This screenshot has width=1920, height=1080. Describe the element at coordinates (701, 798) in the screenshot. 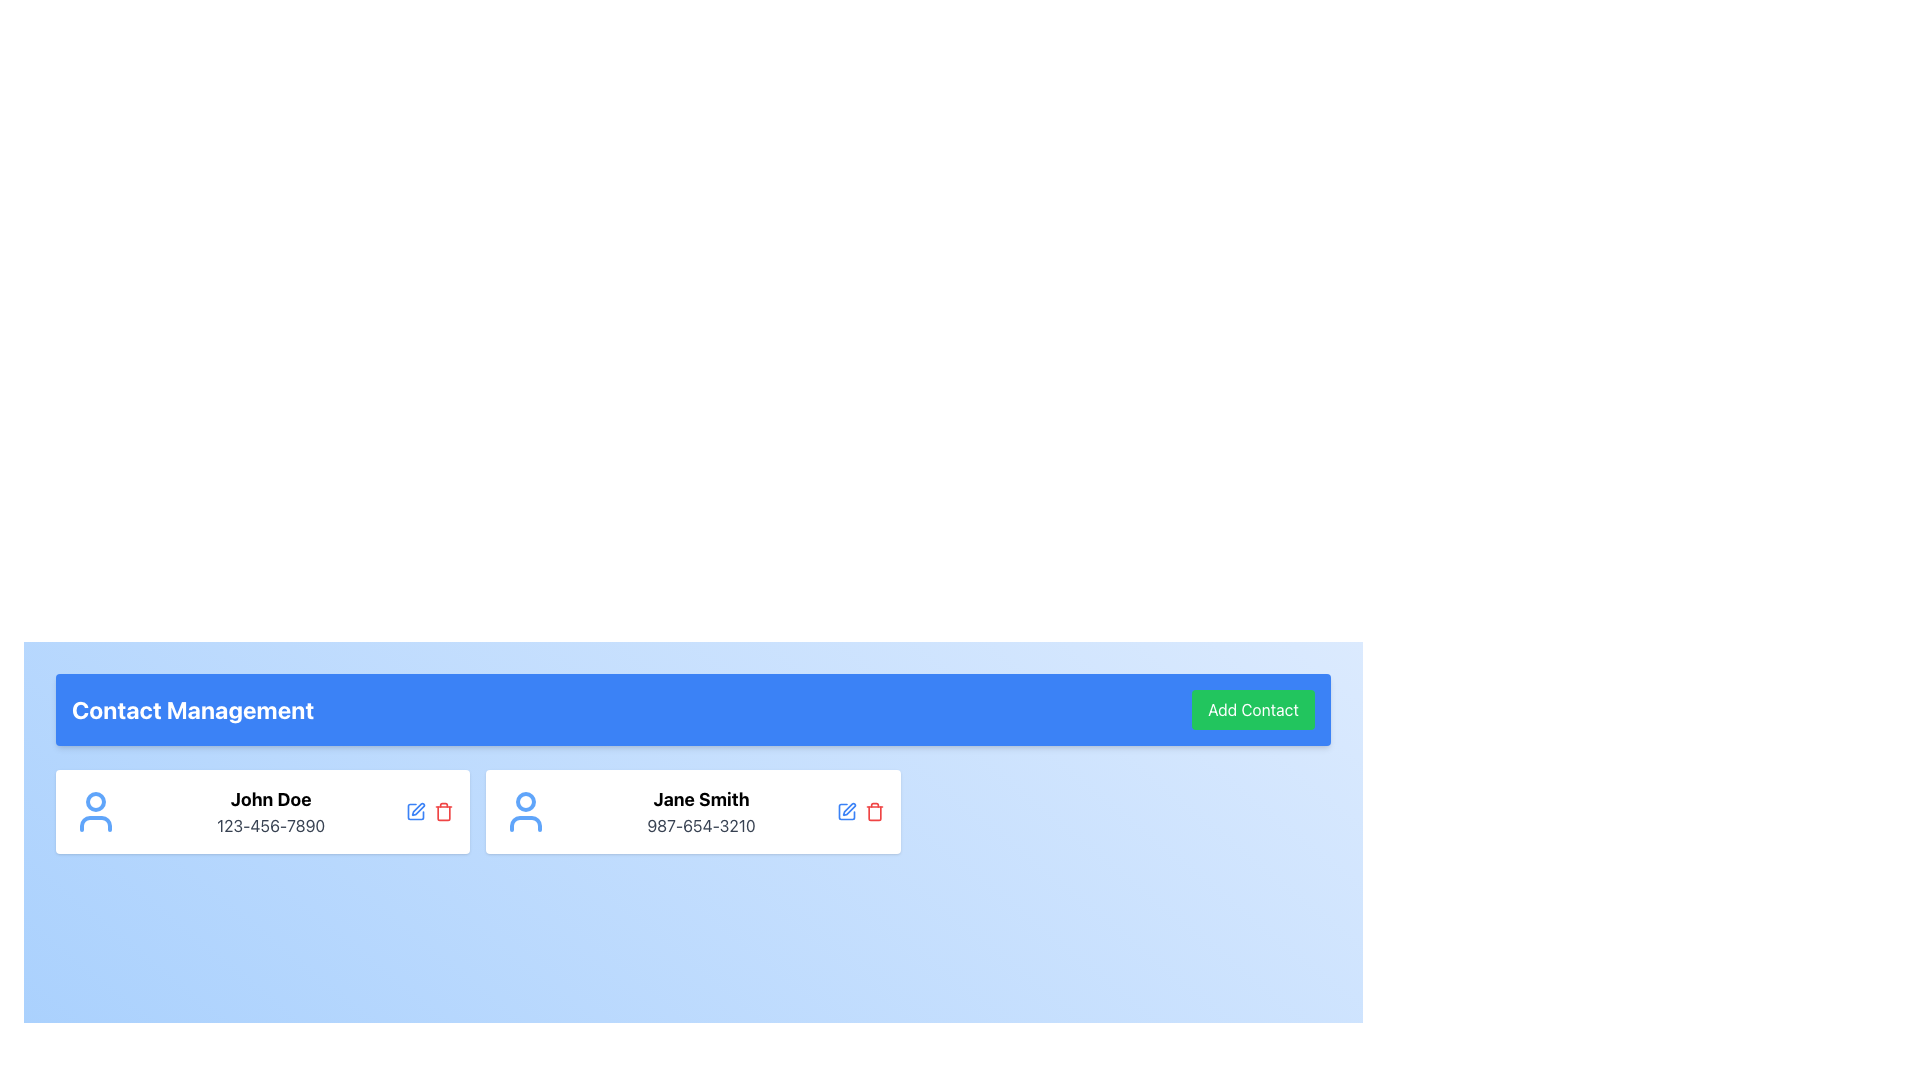

I see `the text label 'Jane Smith' which is styled in bold and large font, located in the second contact card above the phone number '987-654-3210'` at that location.